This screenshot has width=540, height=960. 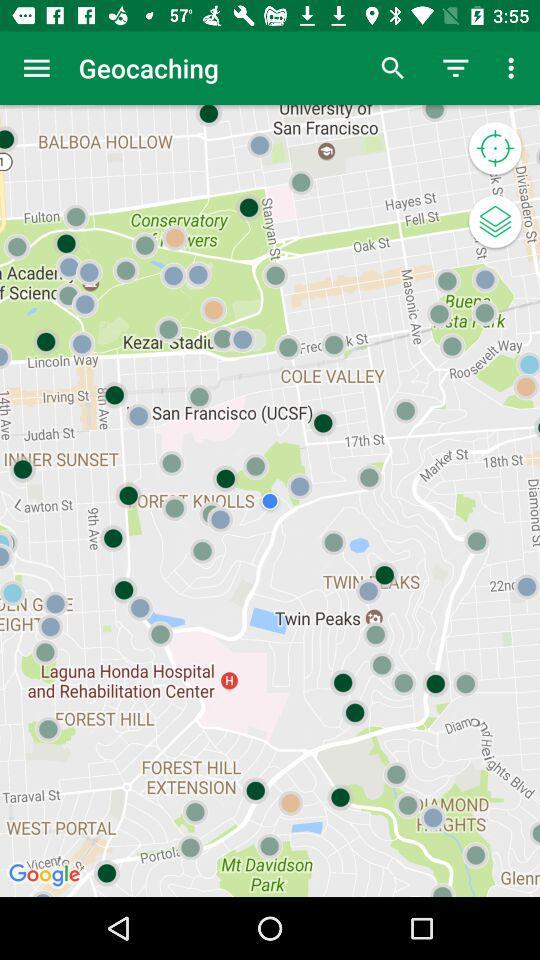 What do you see at coordinates (494, 223) in the screenshot?
I see `the layers icon` at bounding box center [494, 223].